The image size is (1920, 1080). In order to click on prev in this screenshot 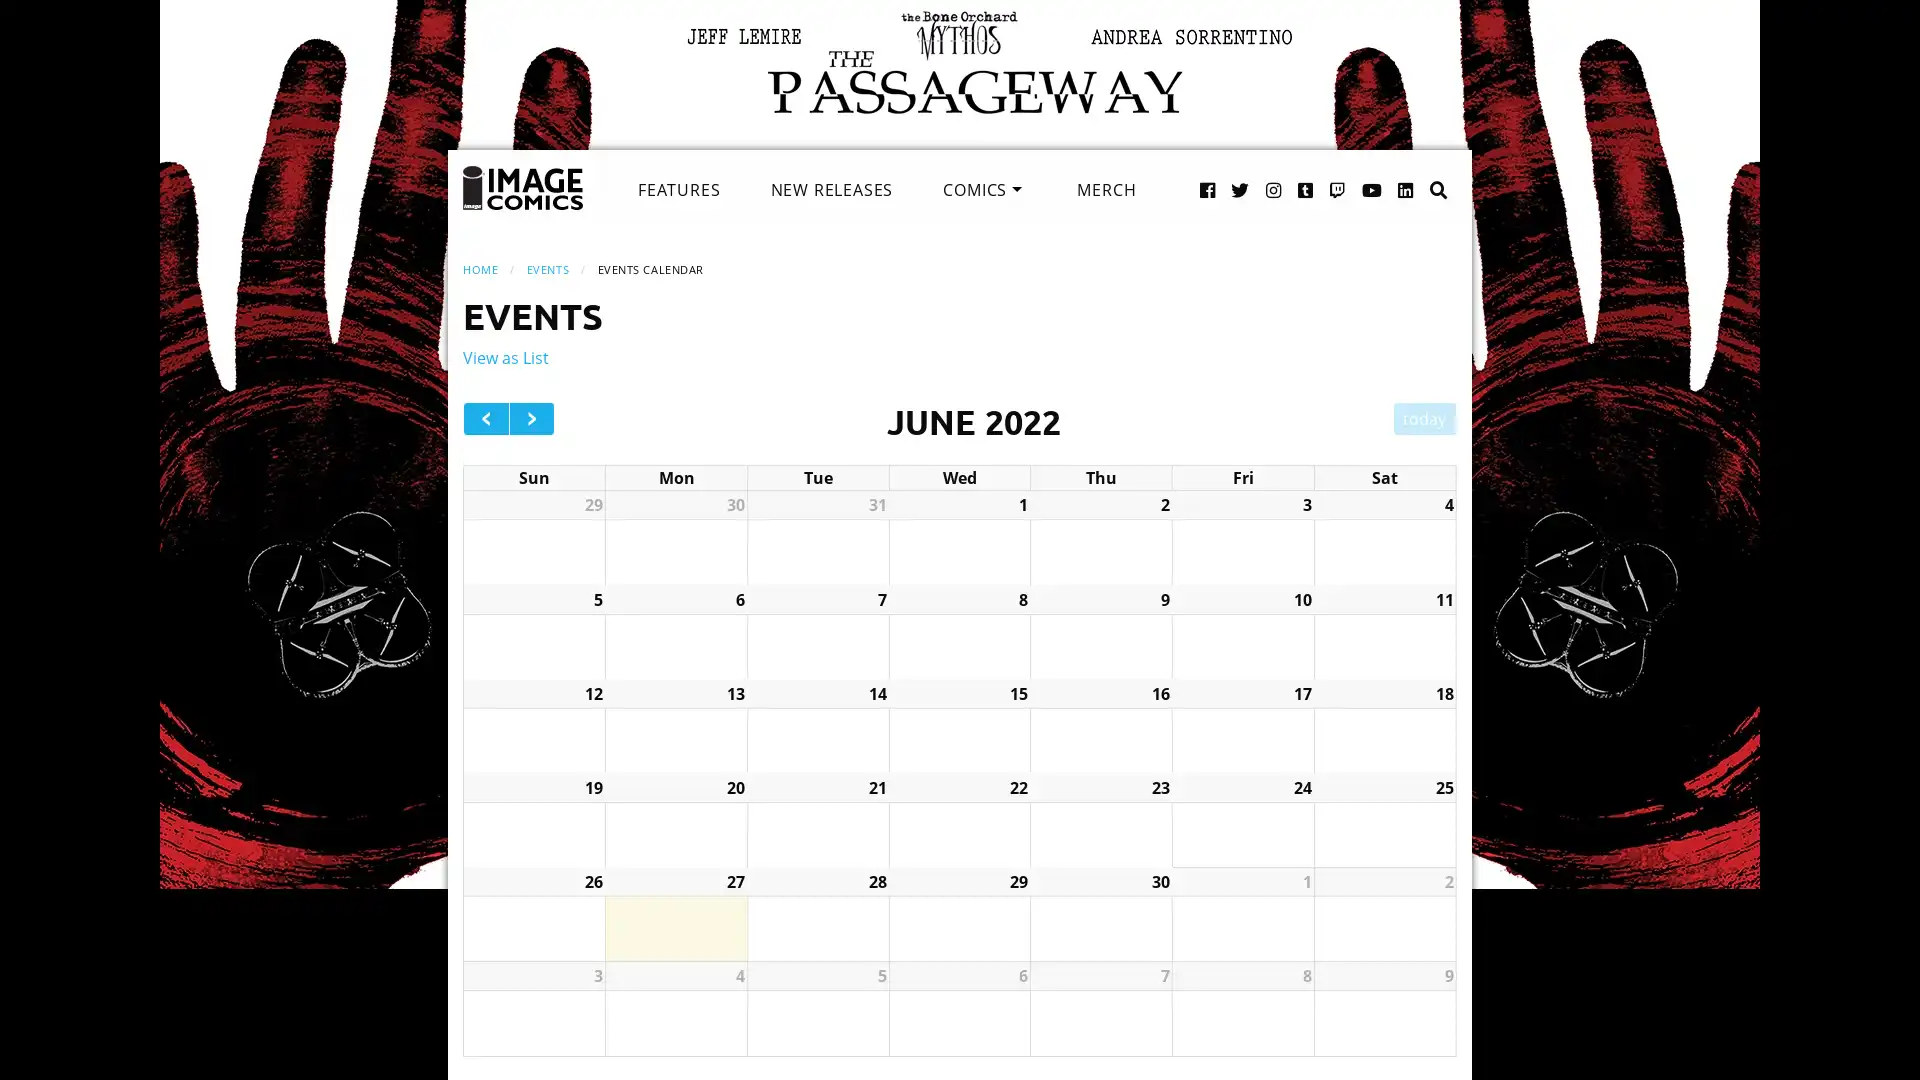, I will do `click(485, 417)`.